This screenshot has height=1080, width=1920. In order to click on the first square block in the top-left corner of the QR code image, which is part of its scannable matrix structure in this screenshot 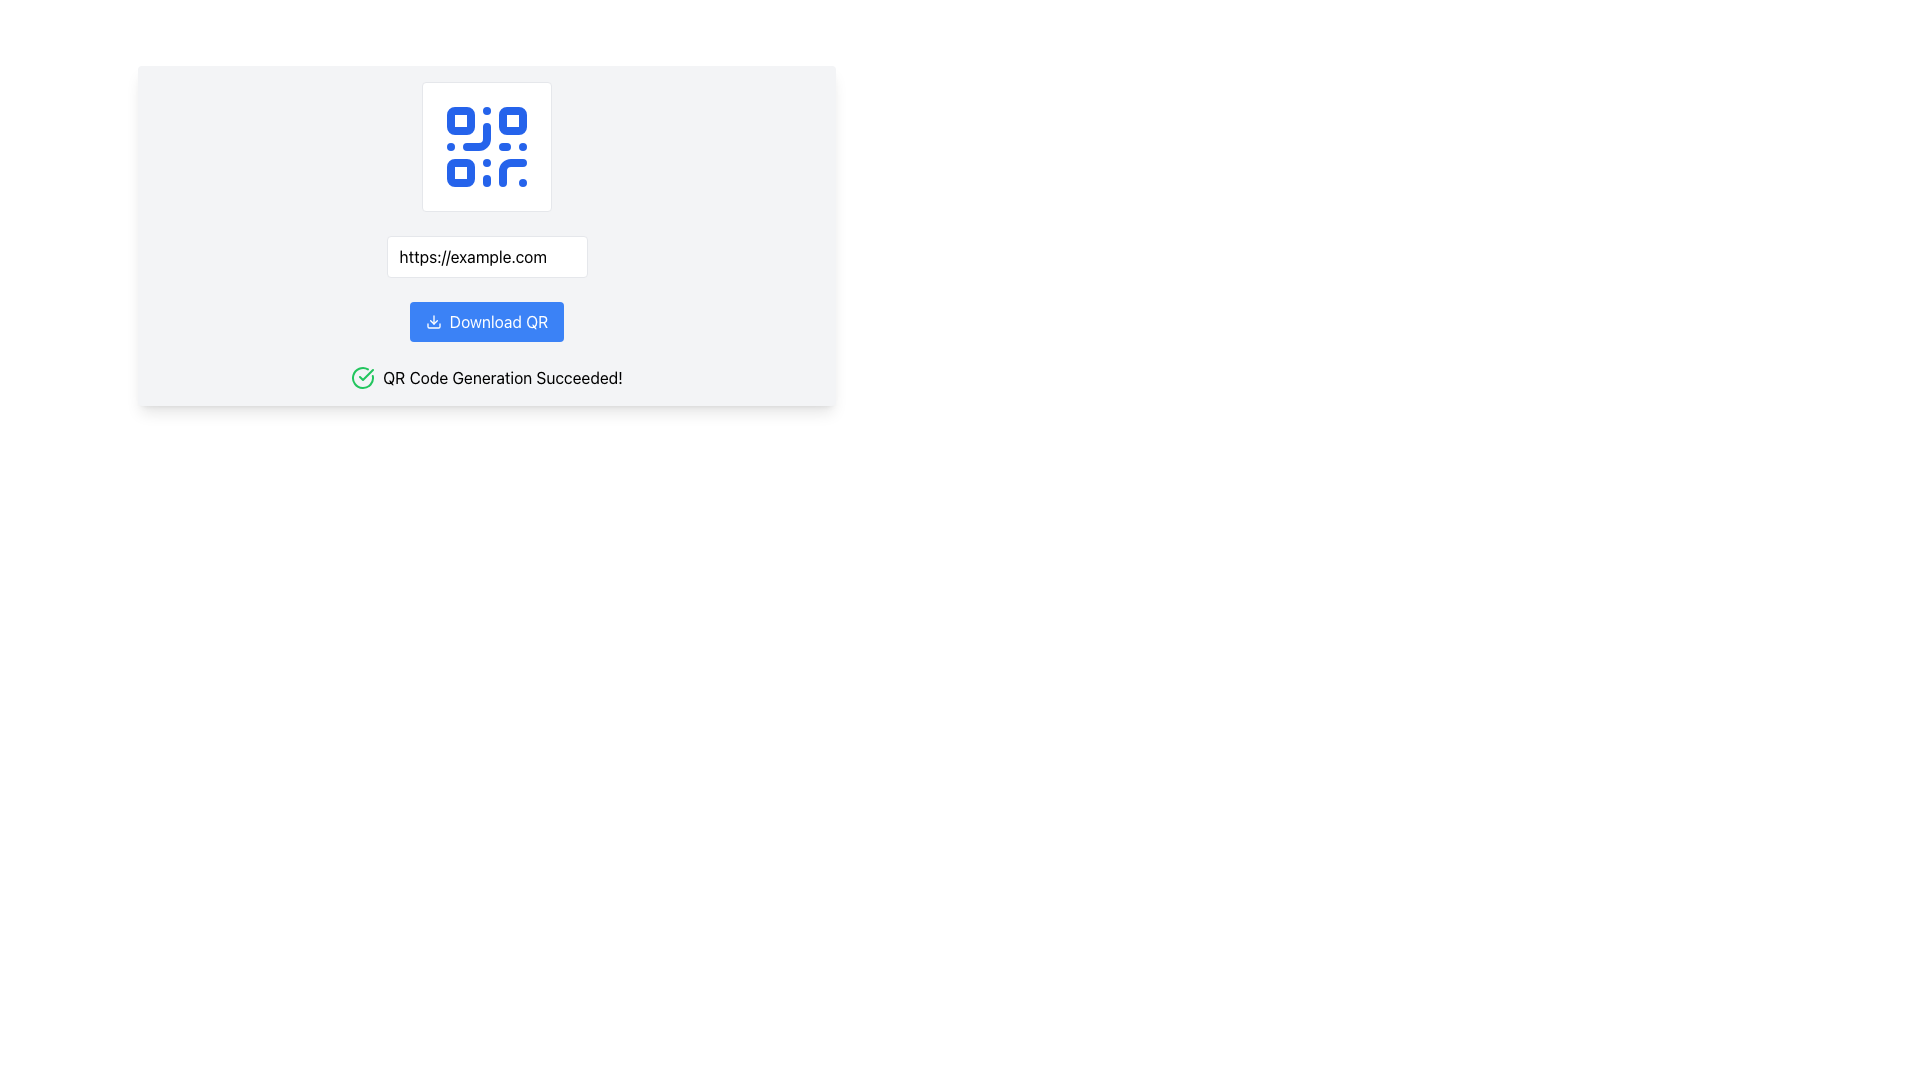, I will do `click(459, 120)`.